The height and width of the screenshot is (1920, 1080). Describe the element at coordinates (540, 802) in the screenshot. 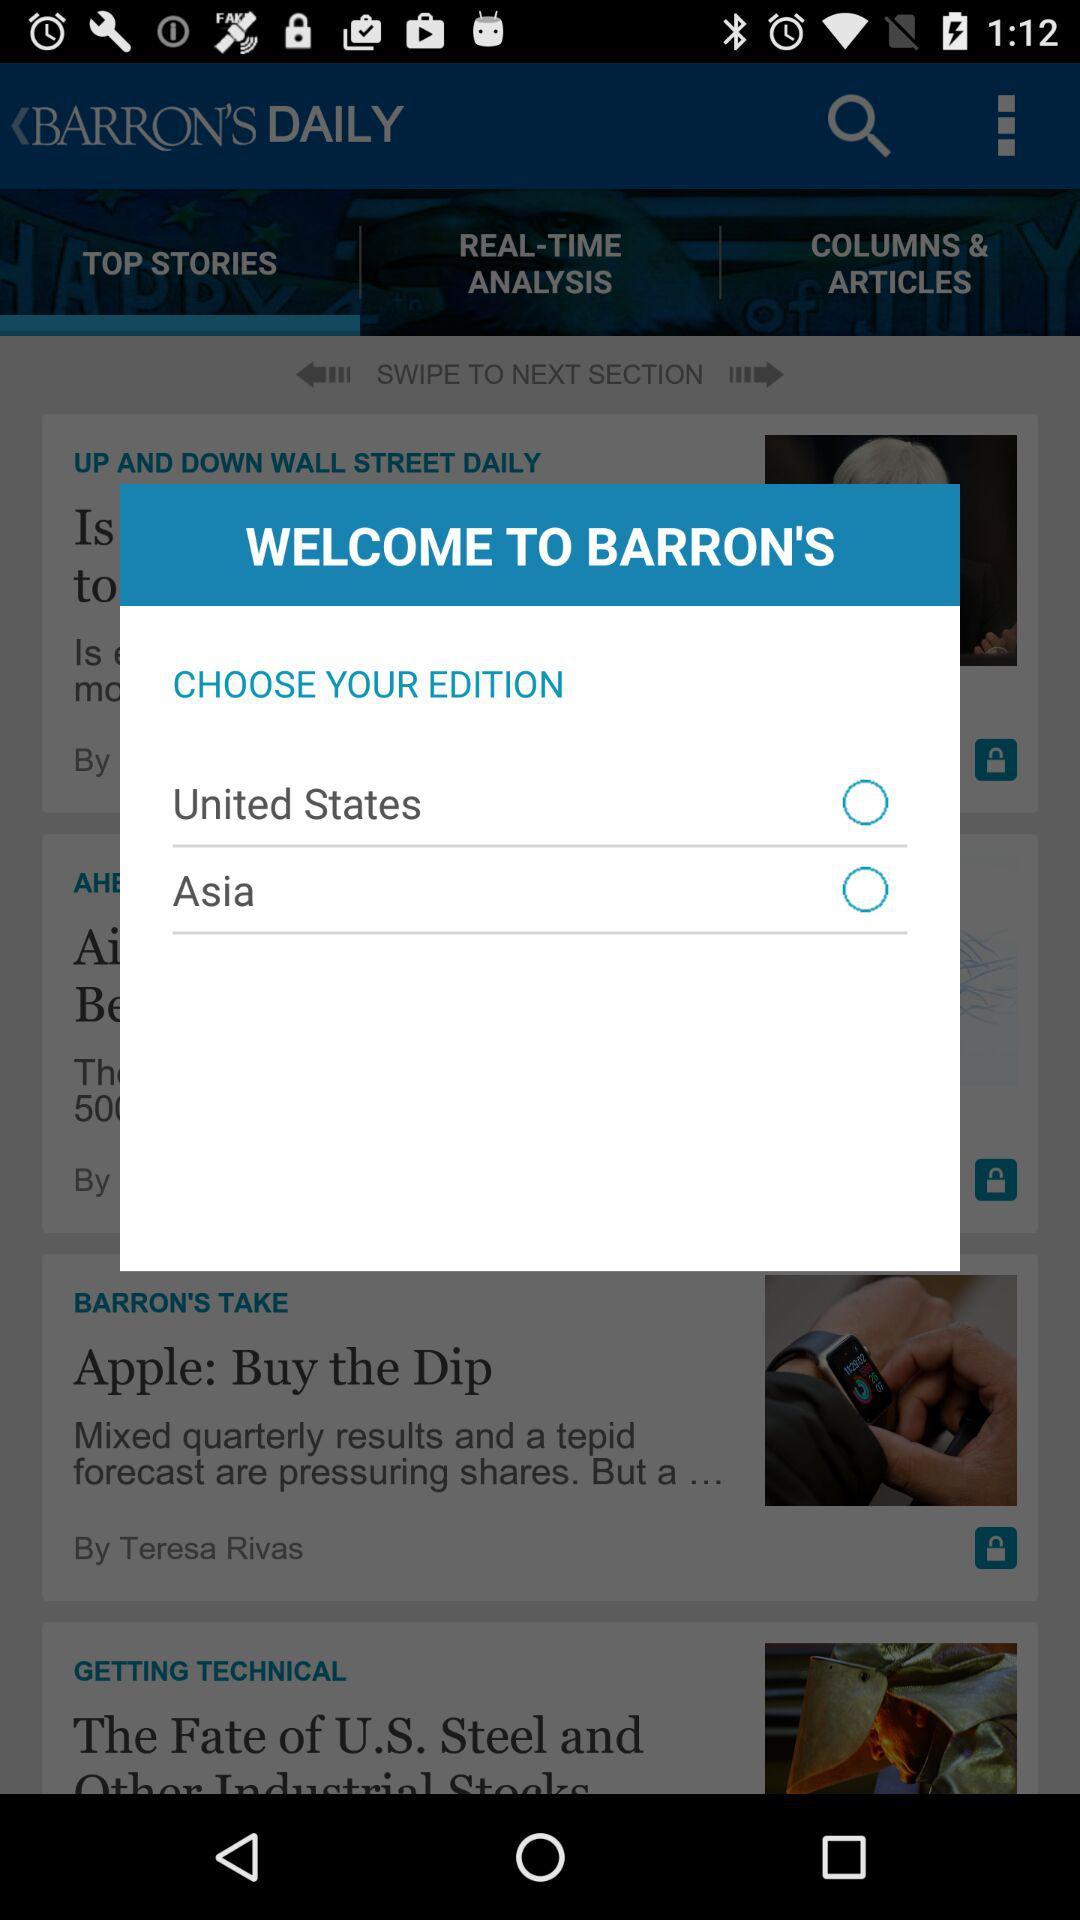

I see `the icon below the choose your edition icon` at that location.